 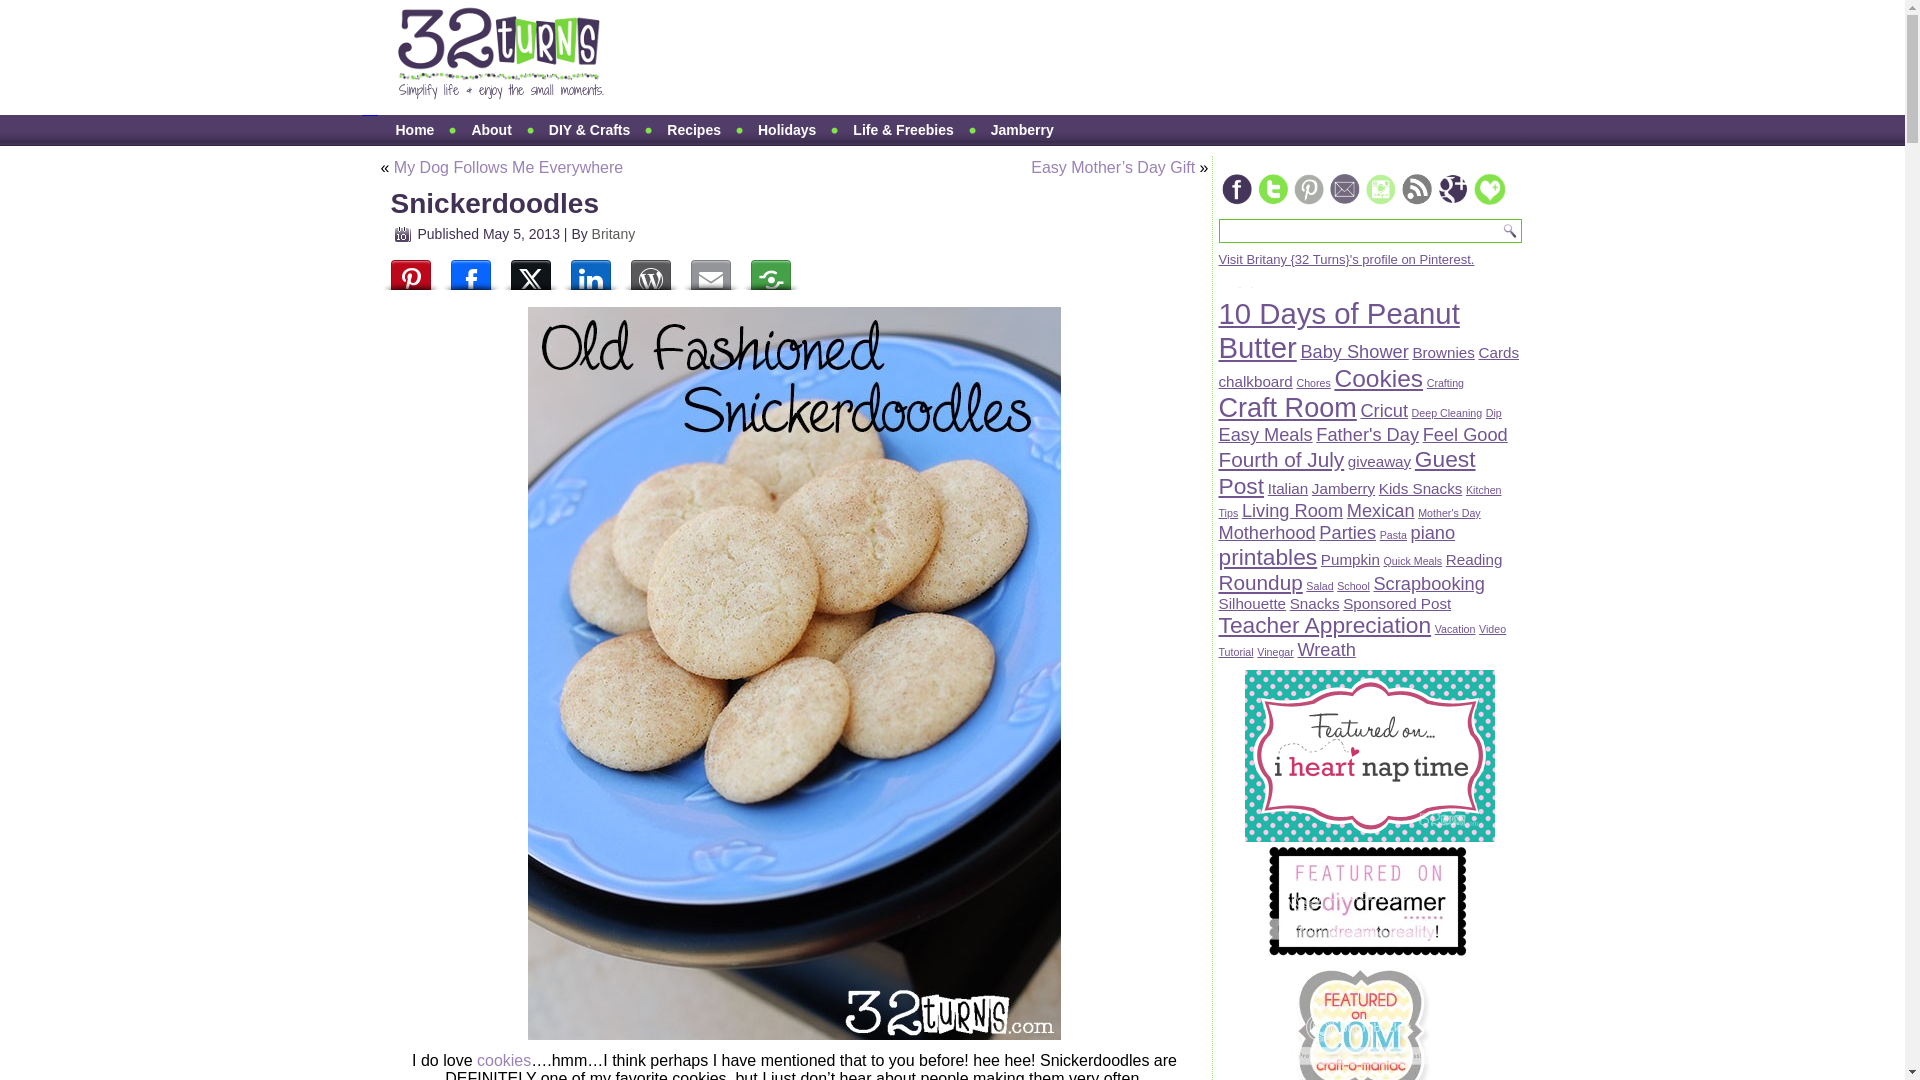 I want to click on 'School', so click(x=1353, y=585).